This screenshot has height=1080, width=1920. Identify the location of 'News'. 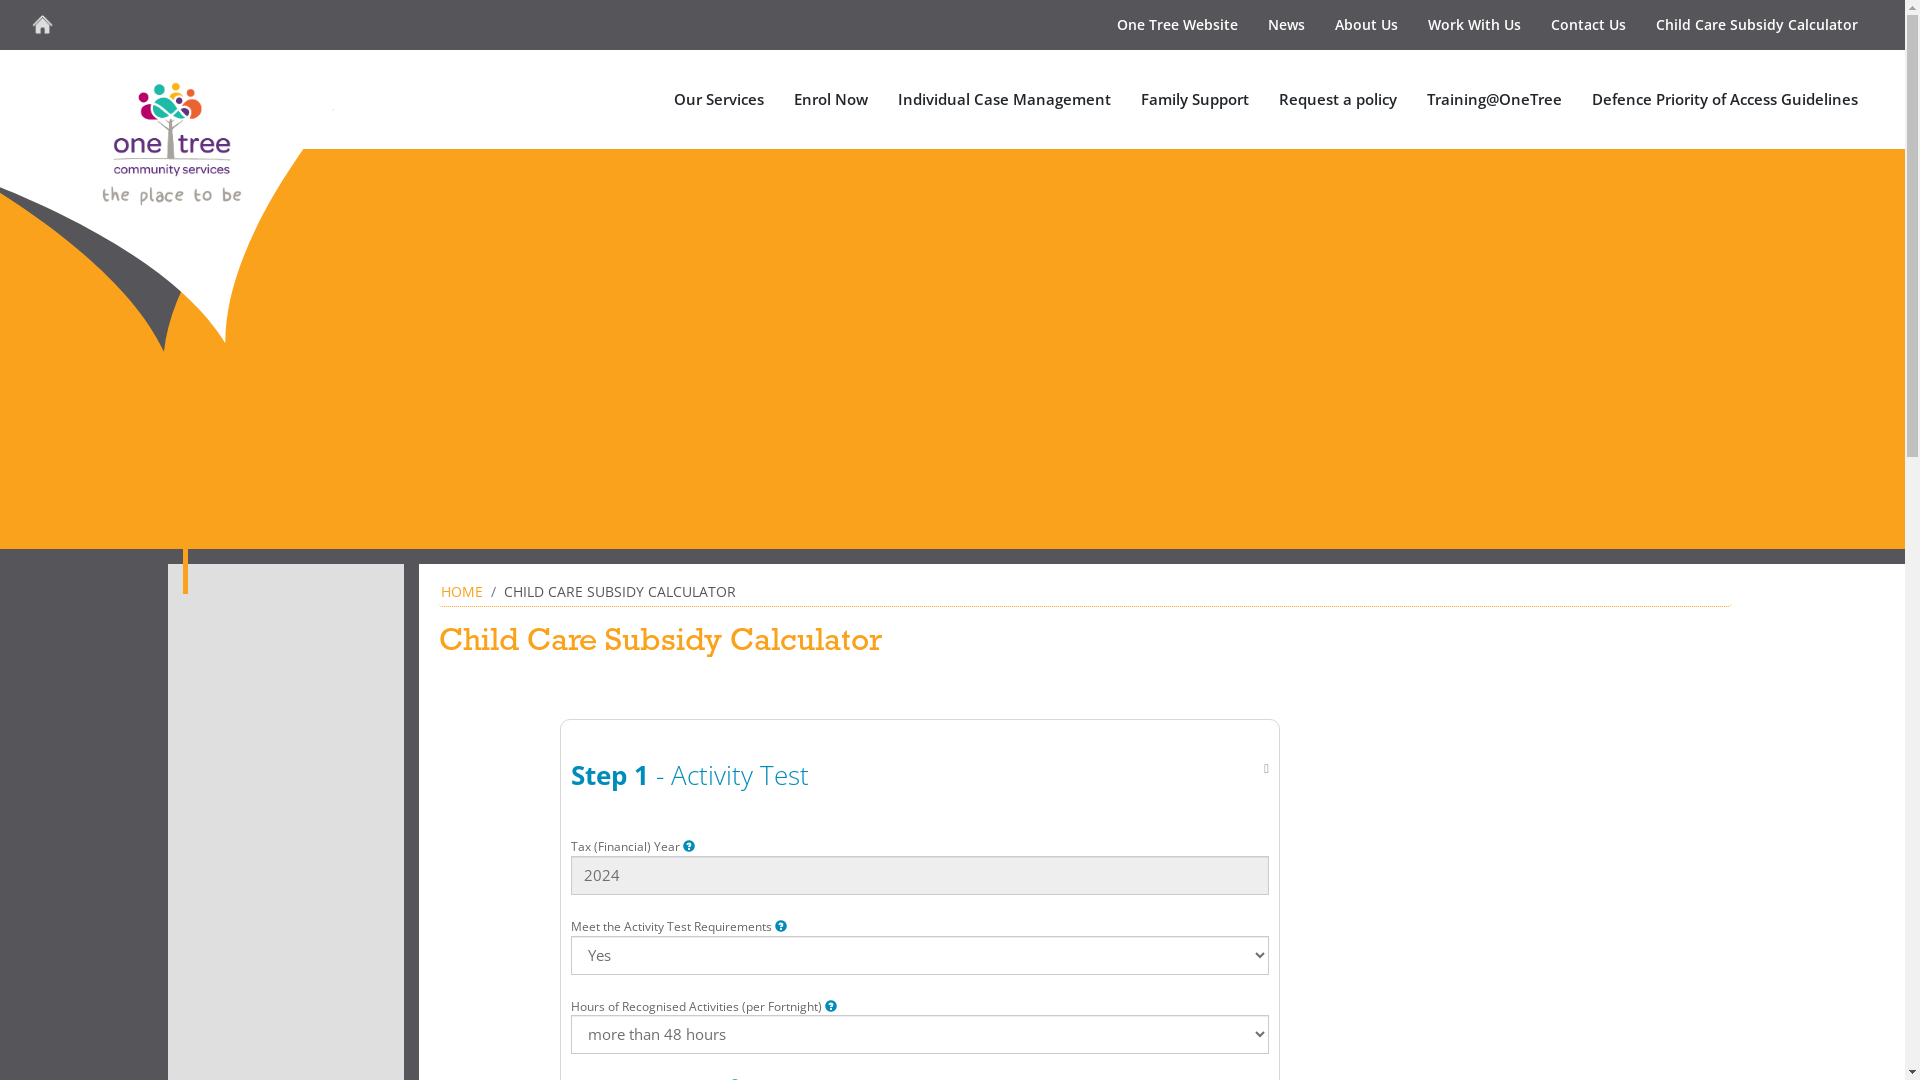
(1286, 24).